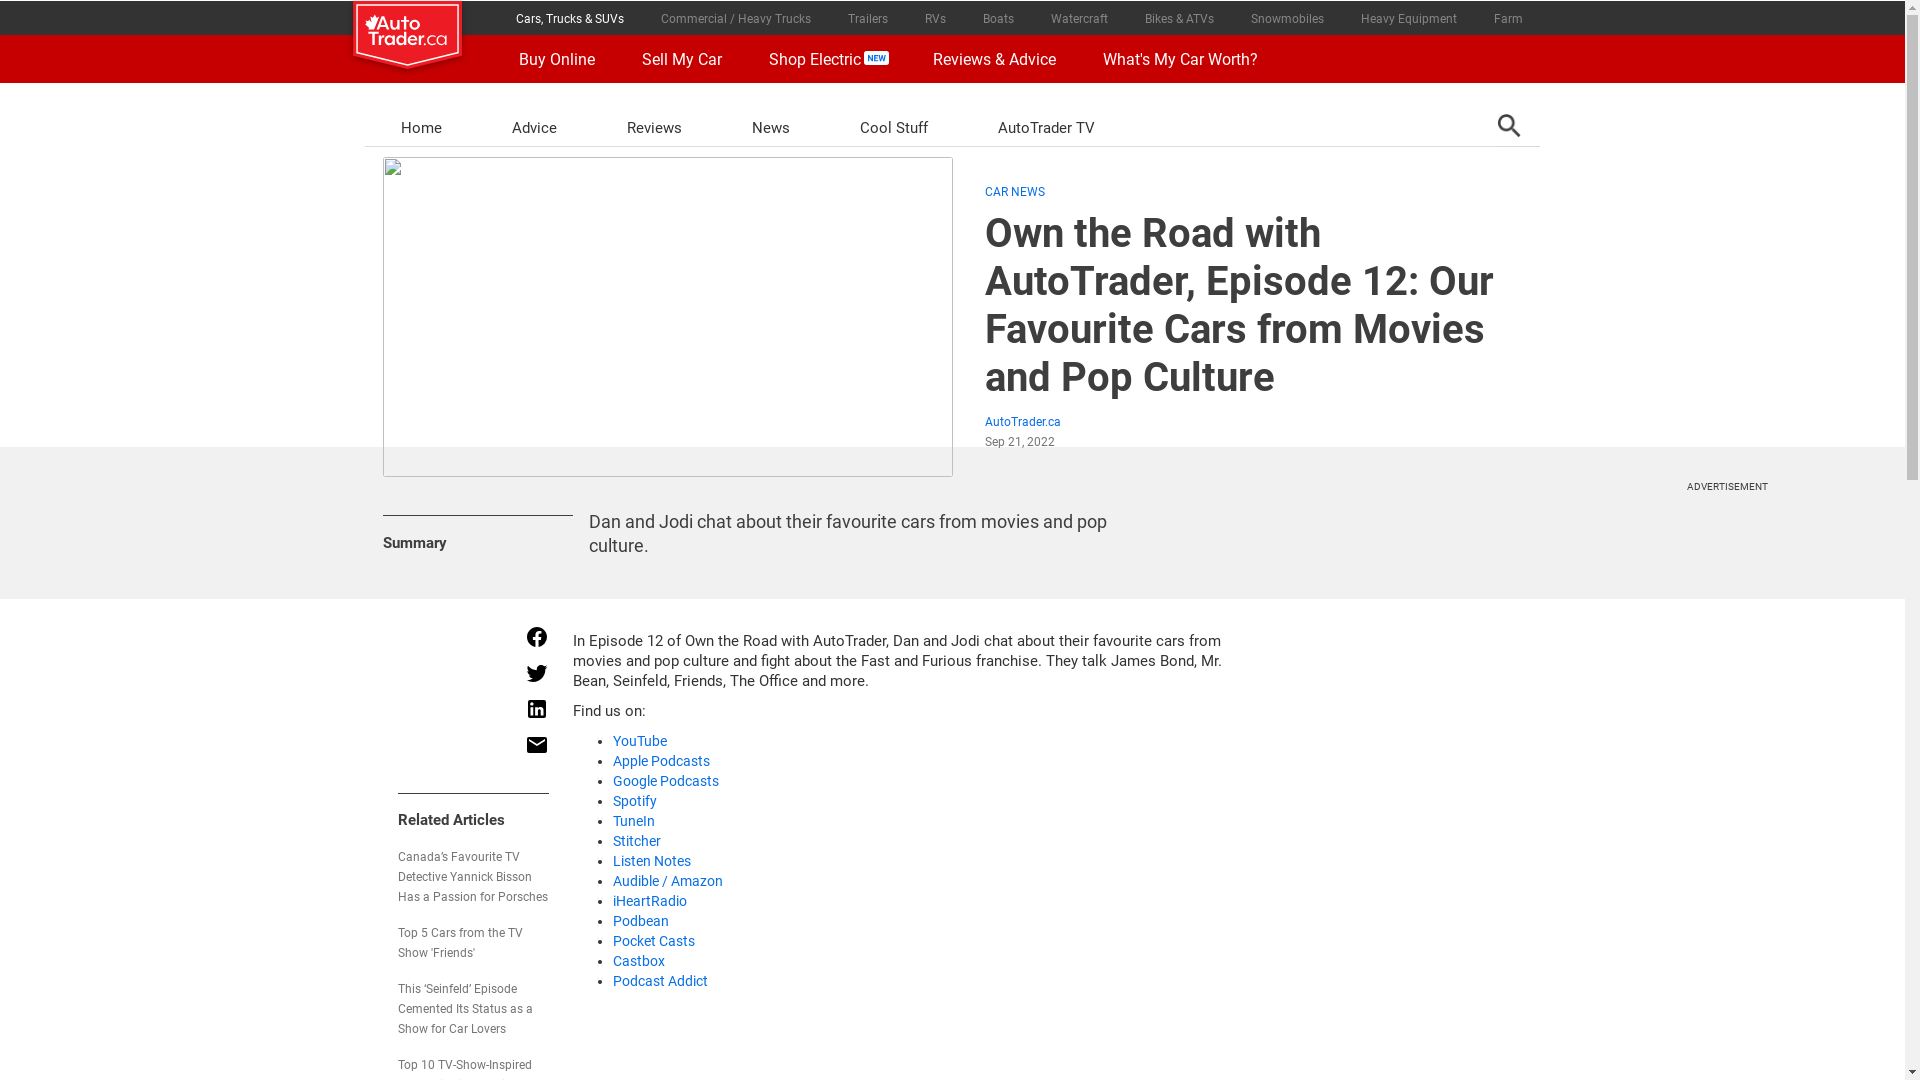  What do you see at coordinates (675, 56) in the screenshot?
I see `'Sell My Car'` at bounding box center [675, 56].